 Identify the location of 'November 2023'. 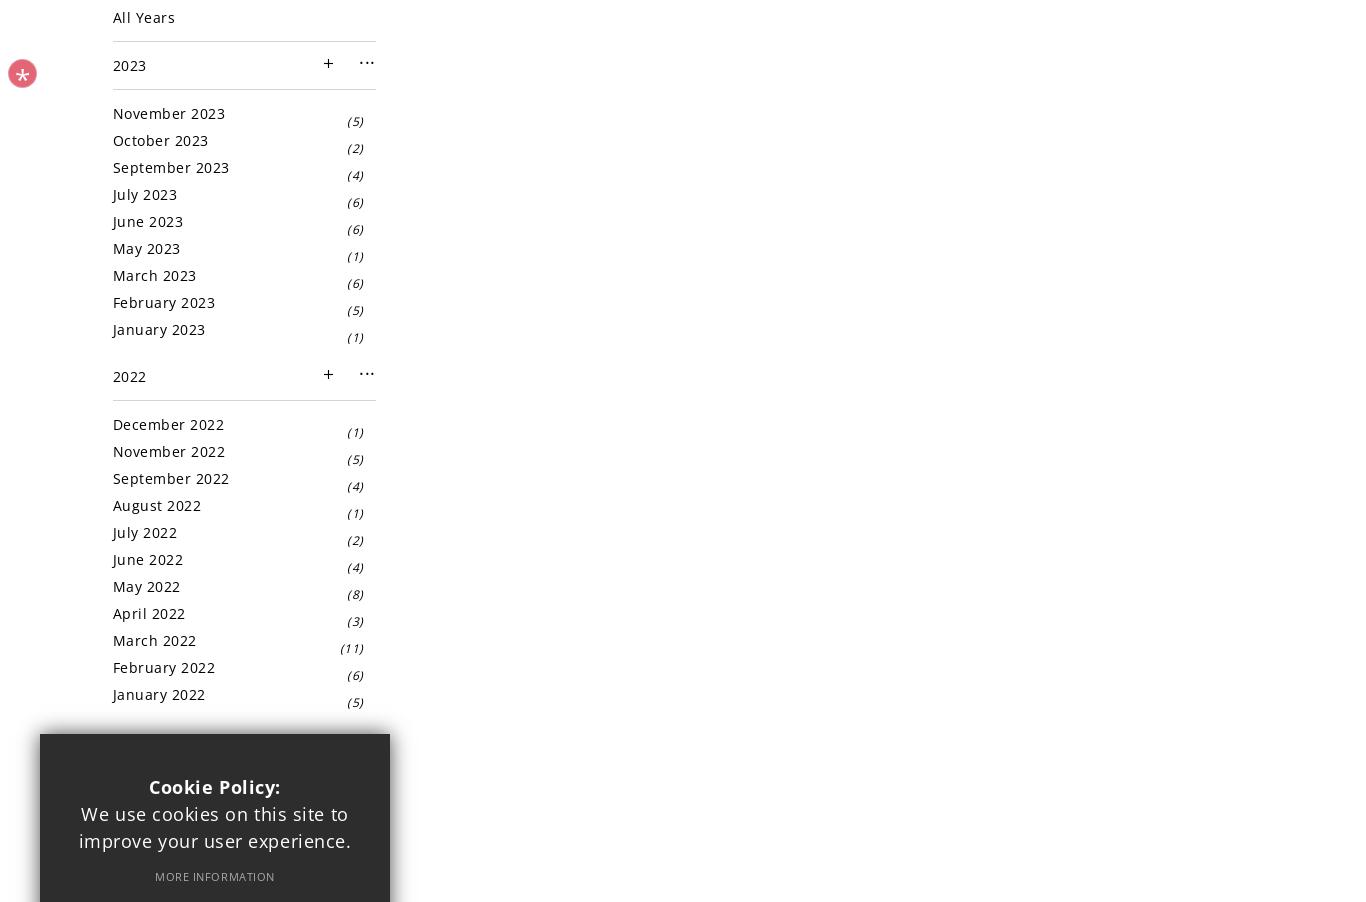
(167, 113).